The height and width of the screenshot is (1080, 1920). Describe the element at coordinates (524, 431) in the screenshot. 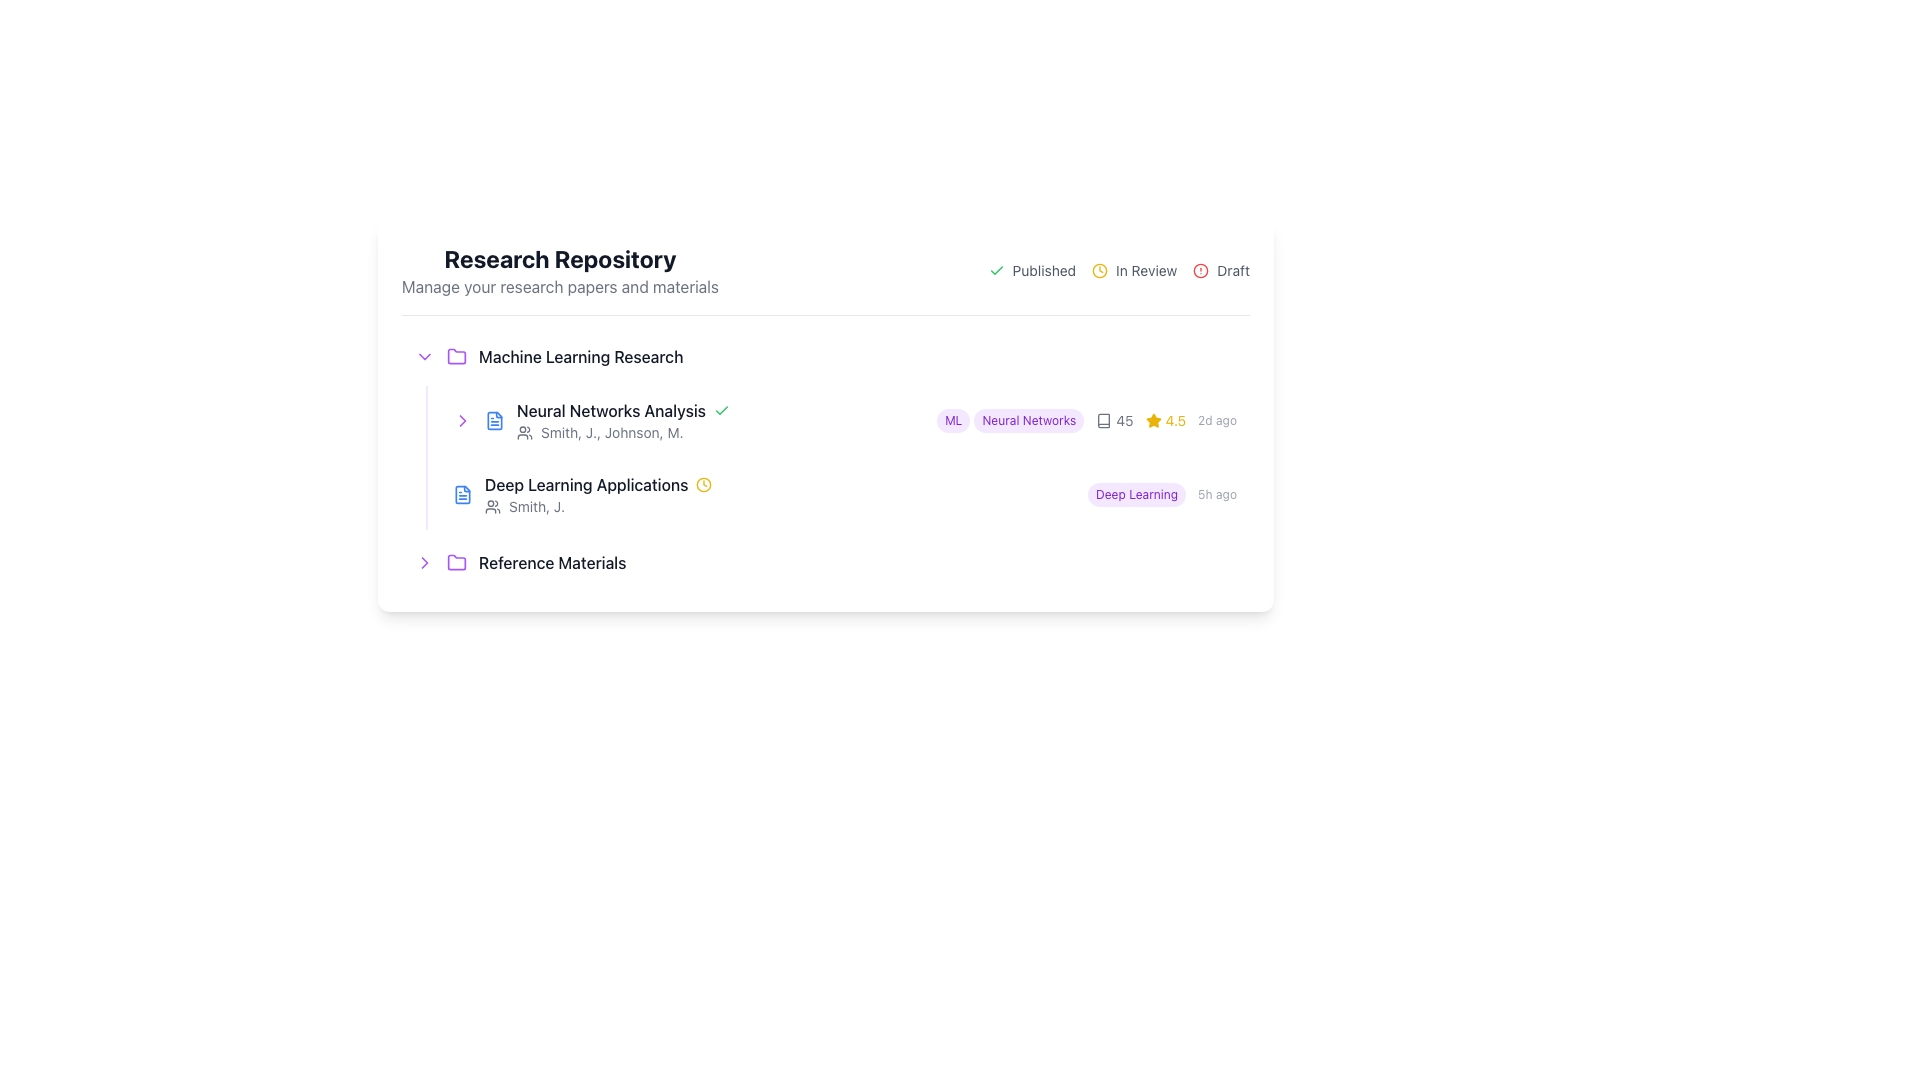

I see `the multiple users icon located to the left of the text 'Smith, J., Johnson, M.' in the 'Machine Learning Research' section to understand its association` at that location.